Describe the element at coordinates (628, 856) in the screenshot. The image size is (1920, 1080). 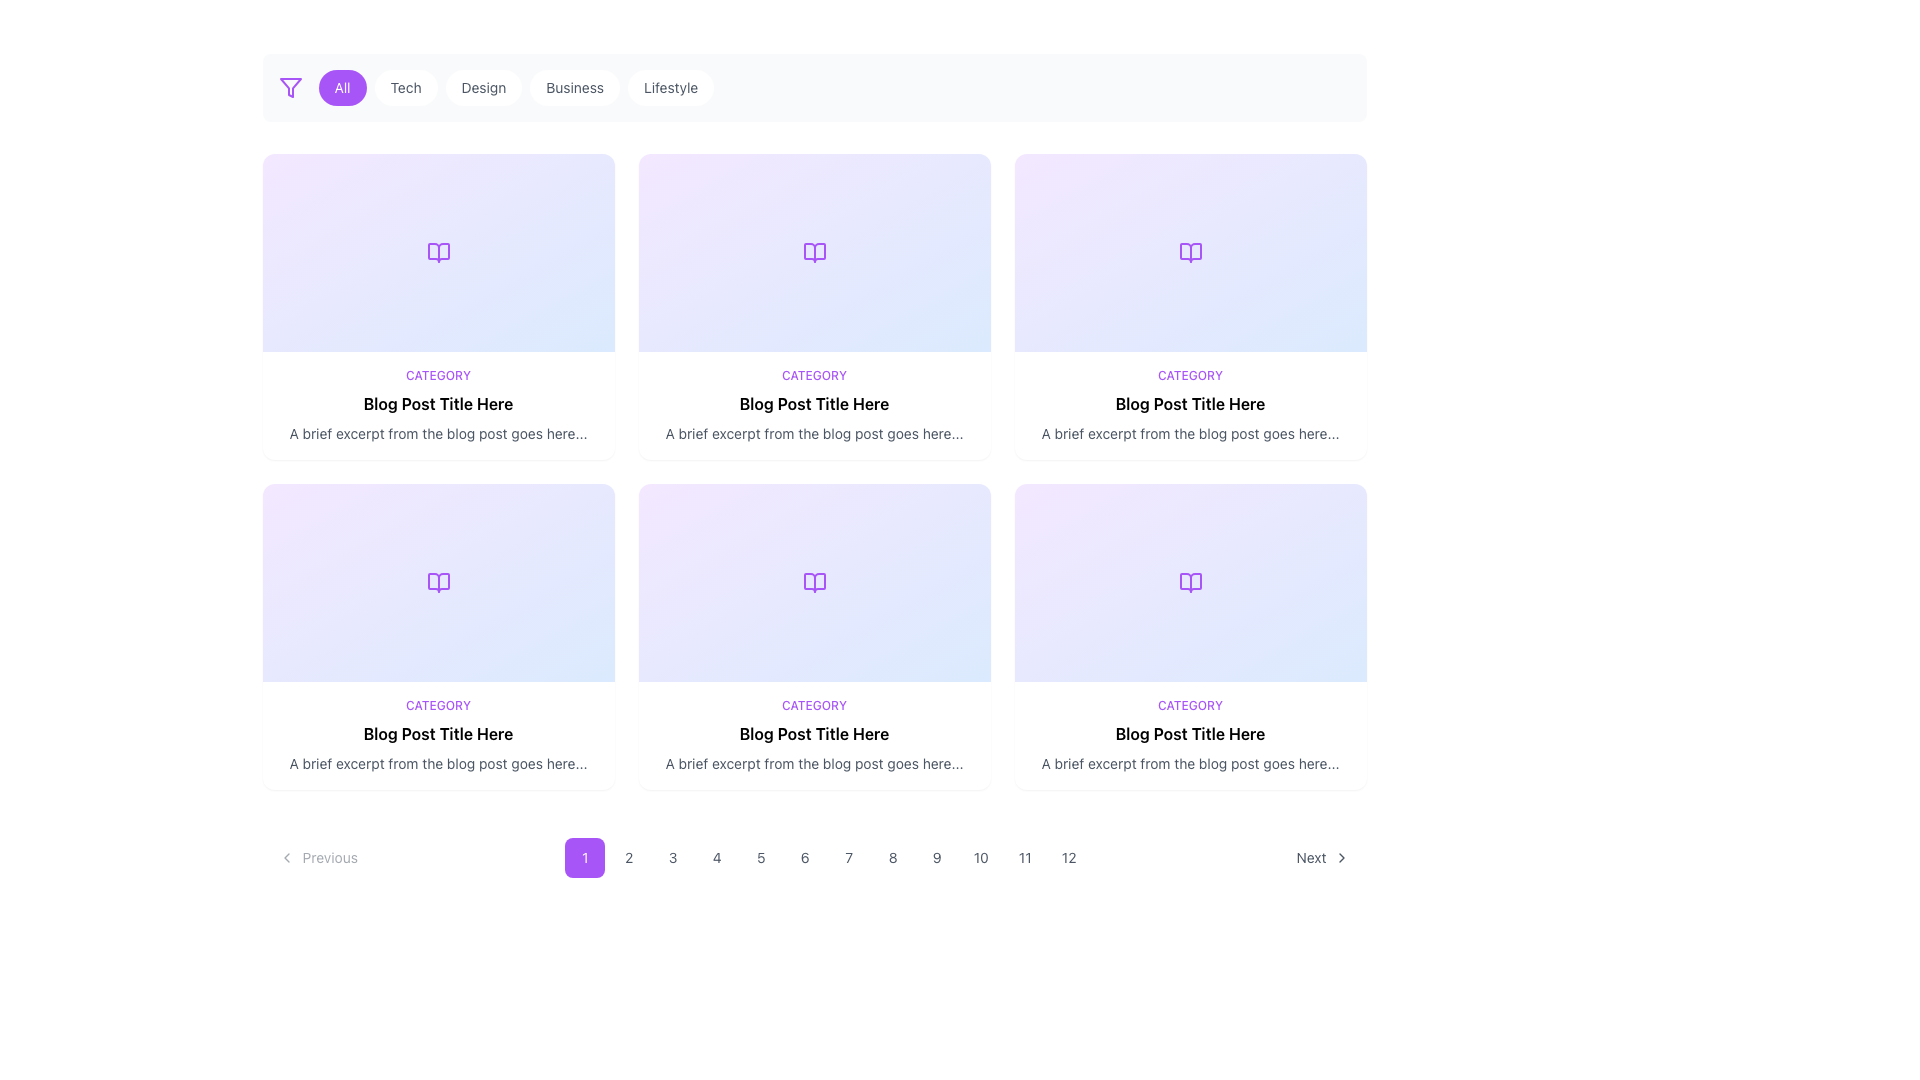
I see `the circular pagination button displaying the number '2'` at that location.